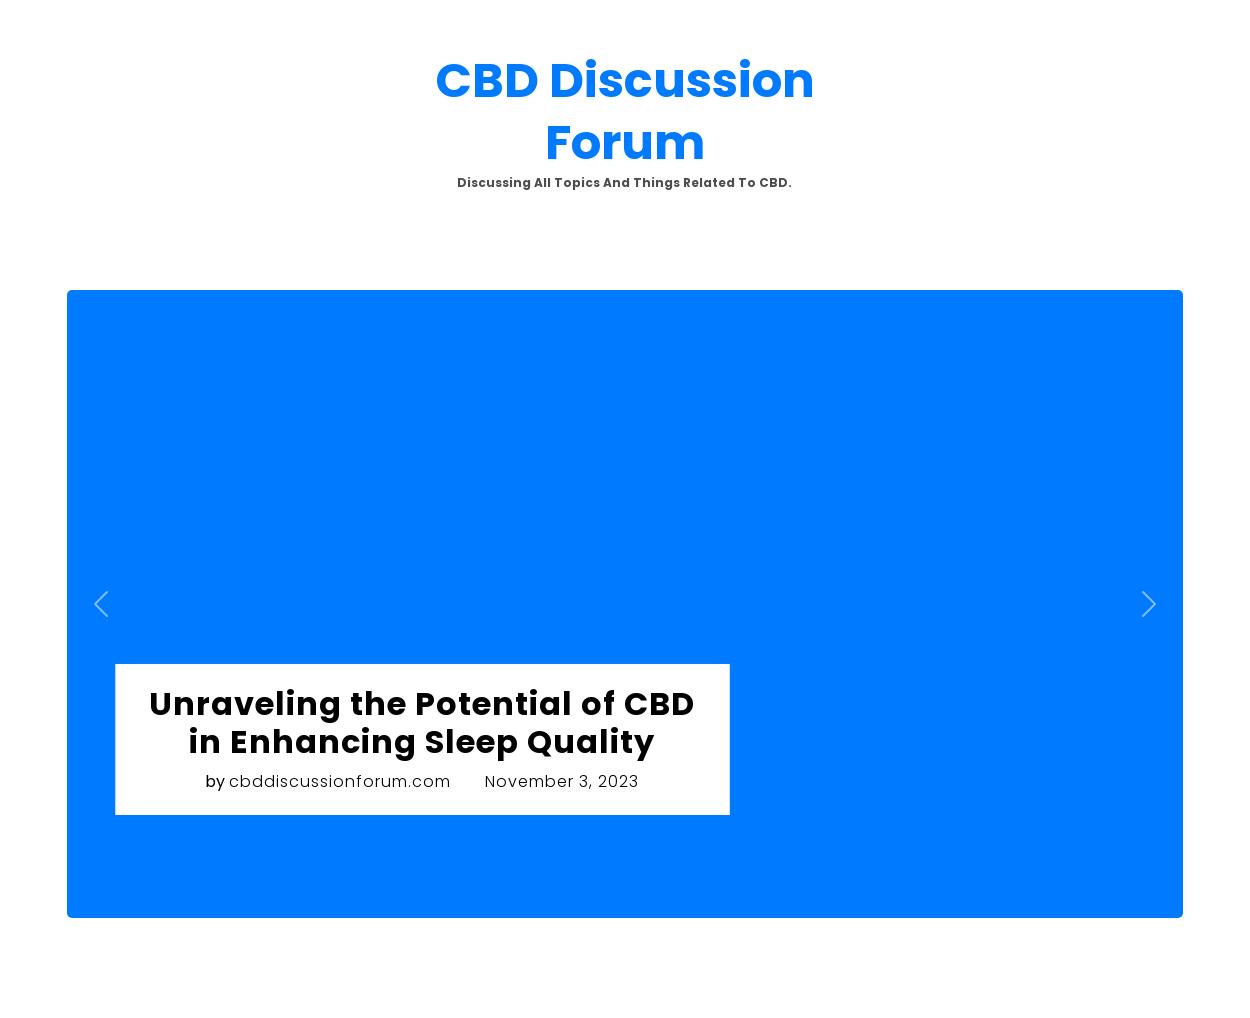 This screenshot has width=1250, height=1018. What do you see at coordinates (94, 408) in the screenshot?
I see `'October 31, 2023'` at bounding box center [94, 408].